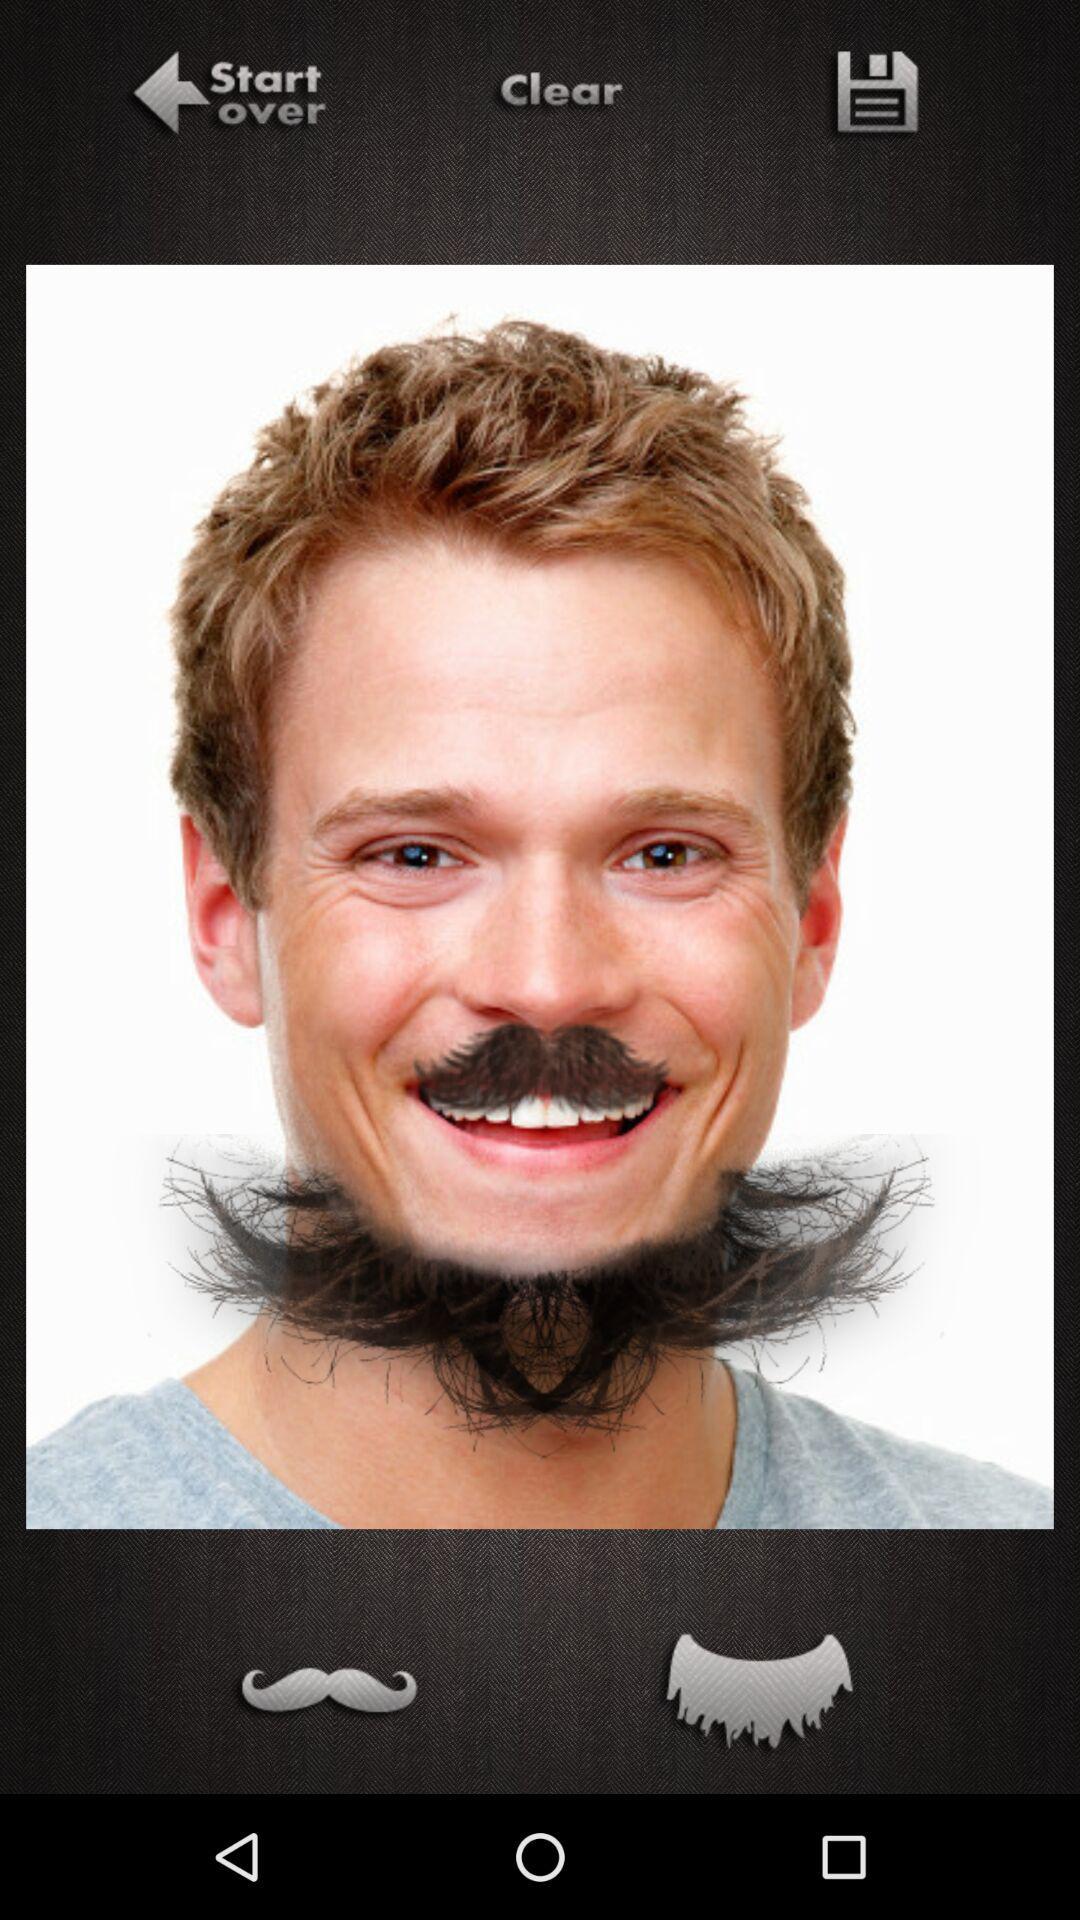 The image size is (1080, 1920). What do you see at coordinates (754, 1695) in the screenshot?
I see `choose a beard option` at bounding box center [754, 1695].